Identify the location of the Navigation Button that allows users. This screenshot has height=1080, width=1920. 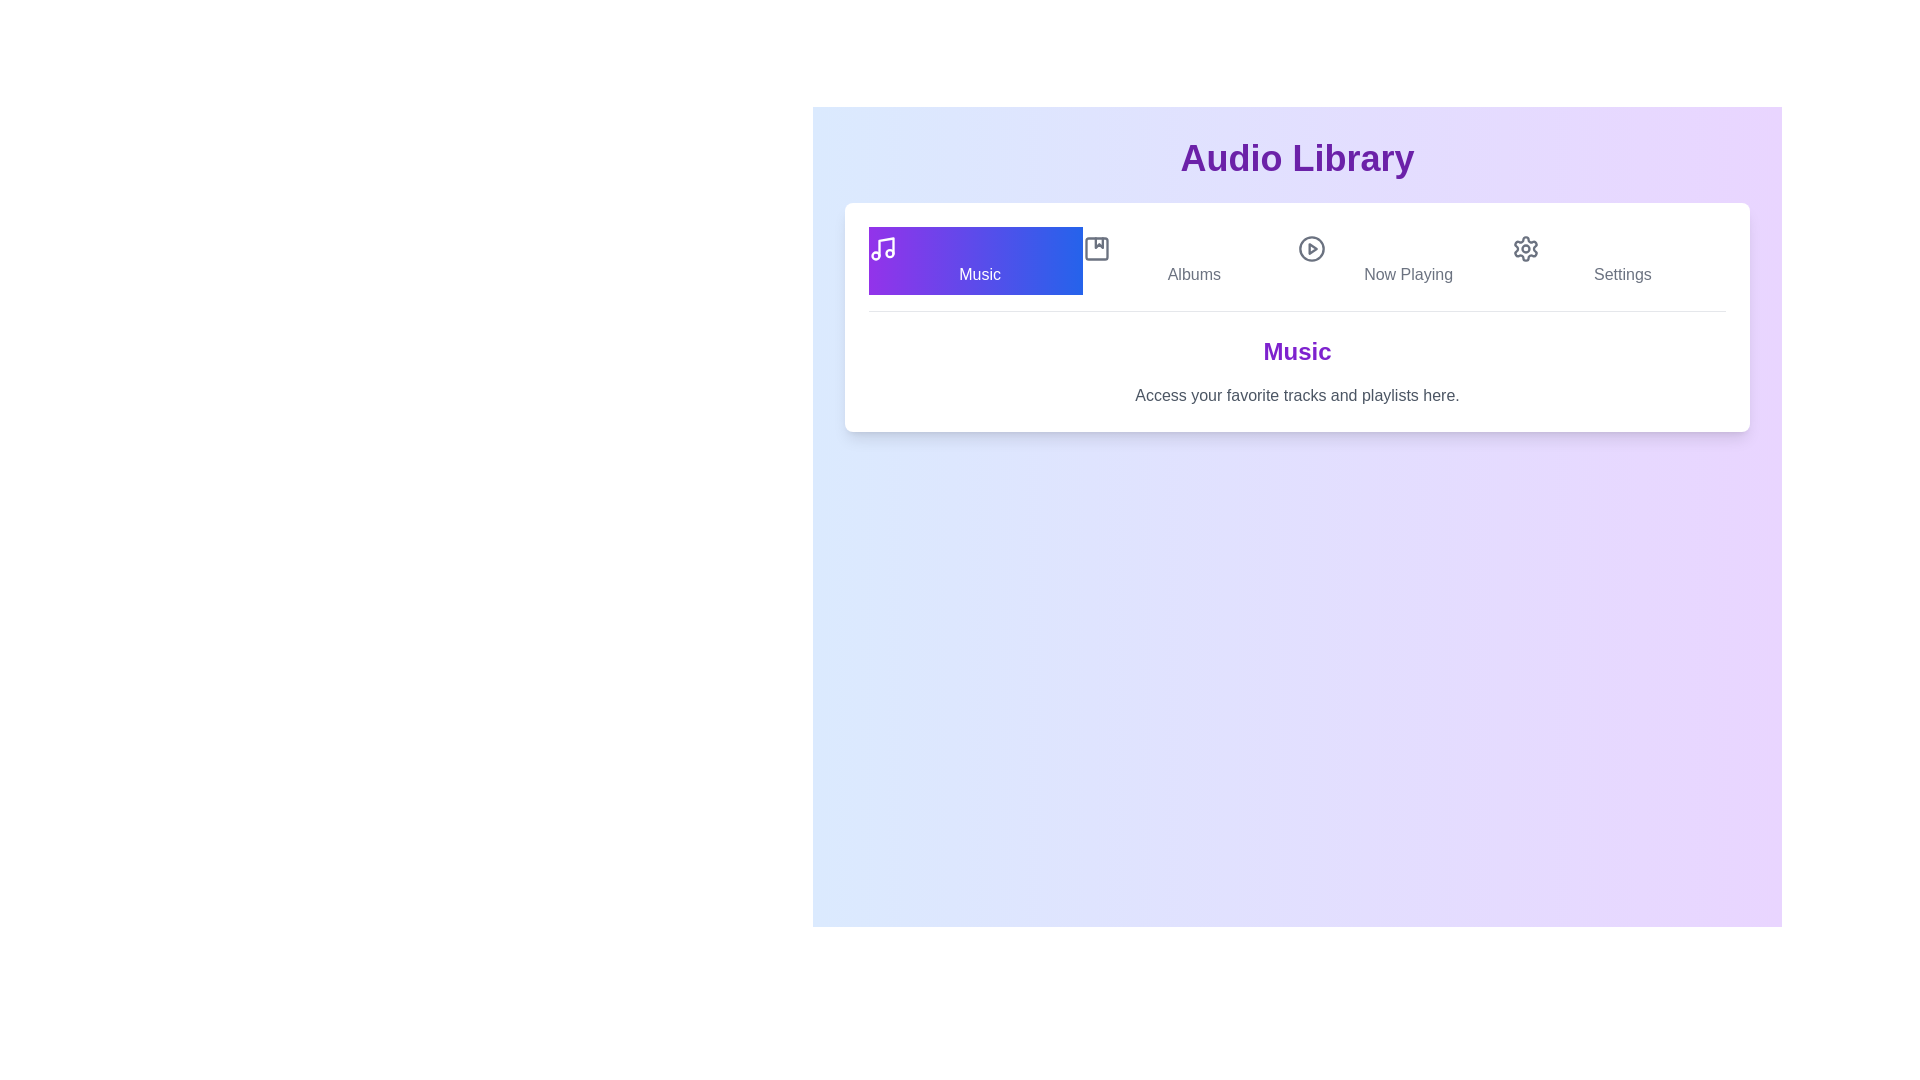
(976, 260).